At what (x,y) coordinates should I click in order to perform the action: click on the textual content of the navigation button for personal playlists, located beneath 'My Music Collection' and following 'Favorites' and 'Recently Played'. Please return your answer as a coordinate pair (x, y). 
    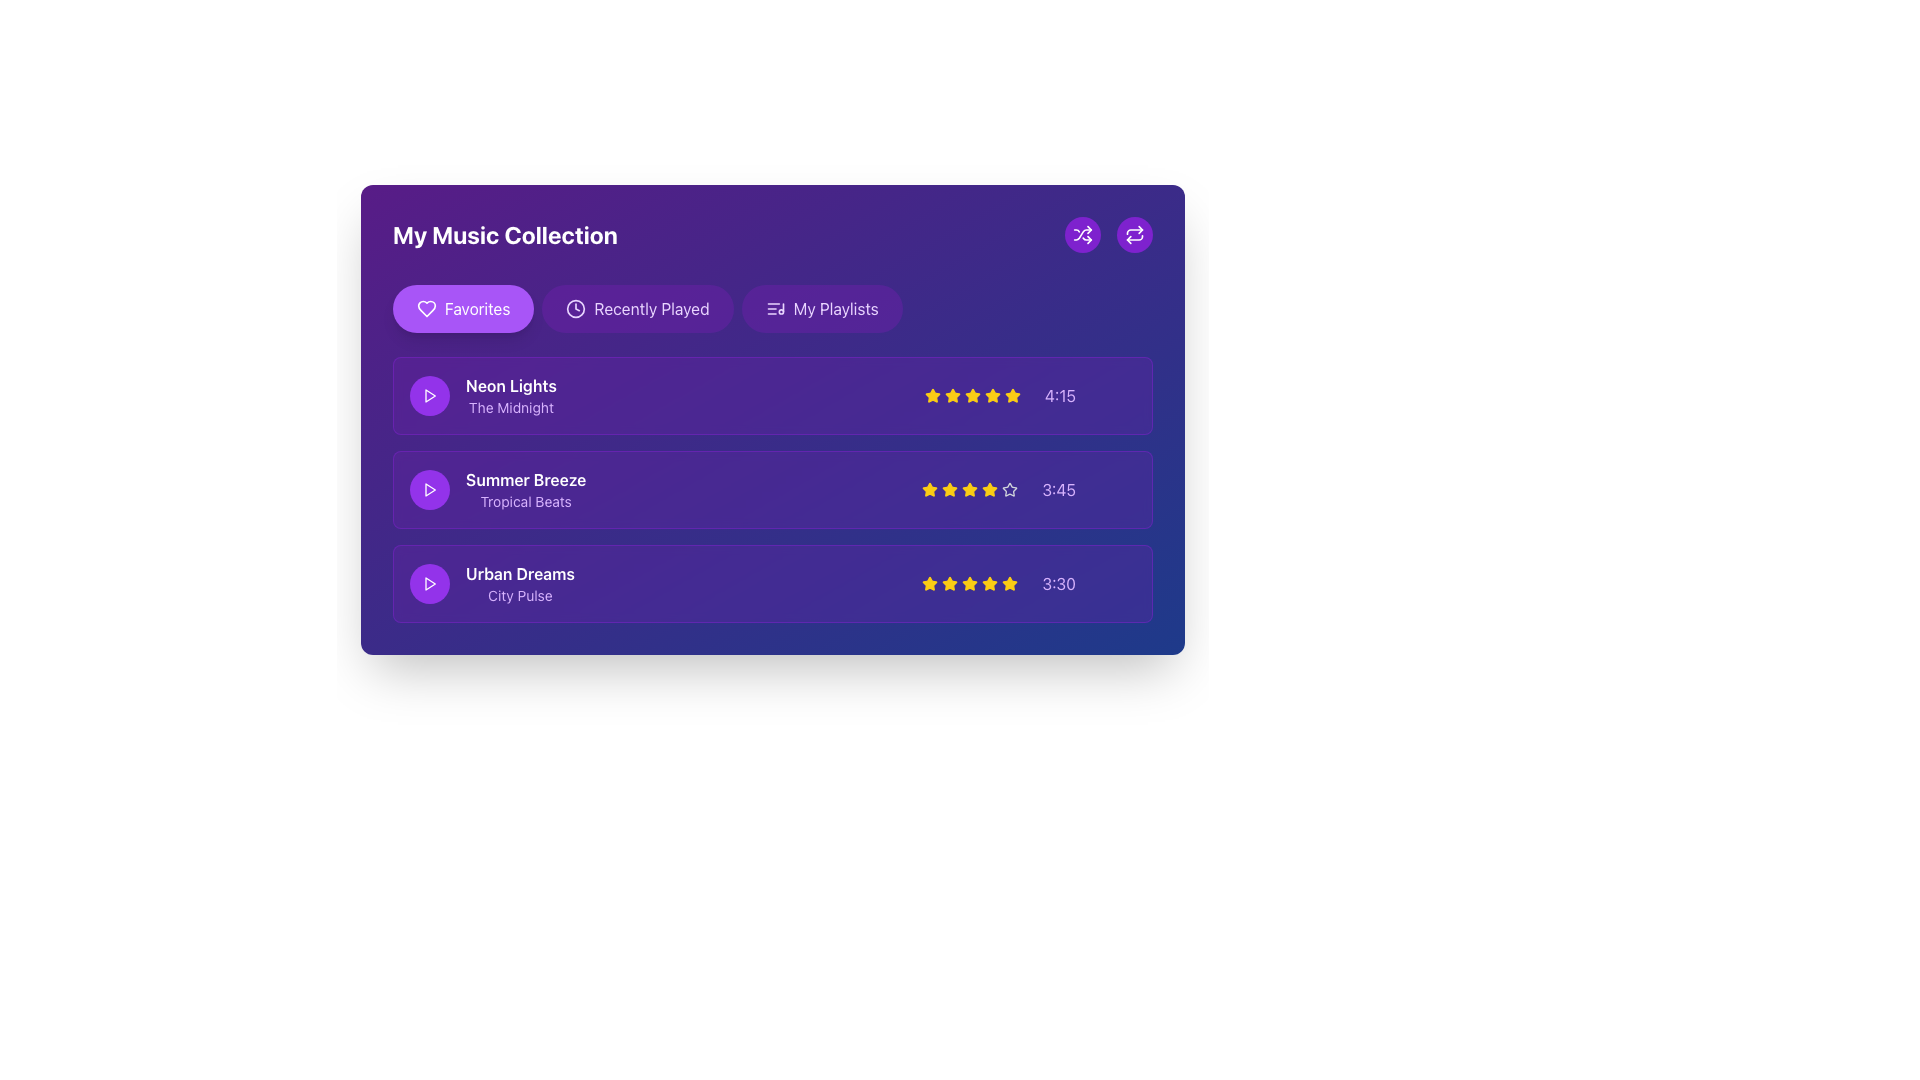
    Looking at the image, I should click on (836, 308).